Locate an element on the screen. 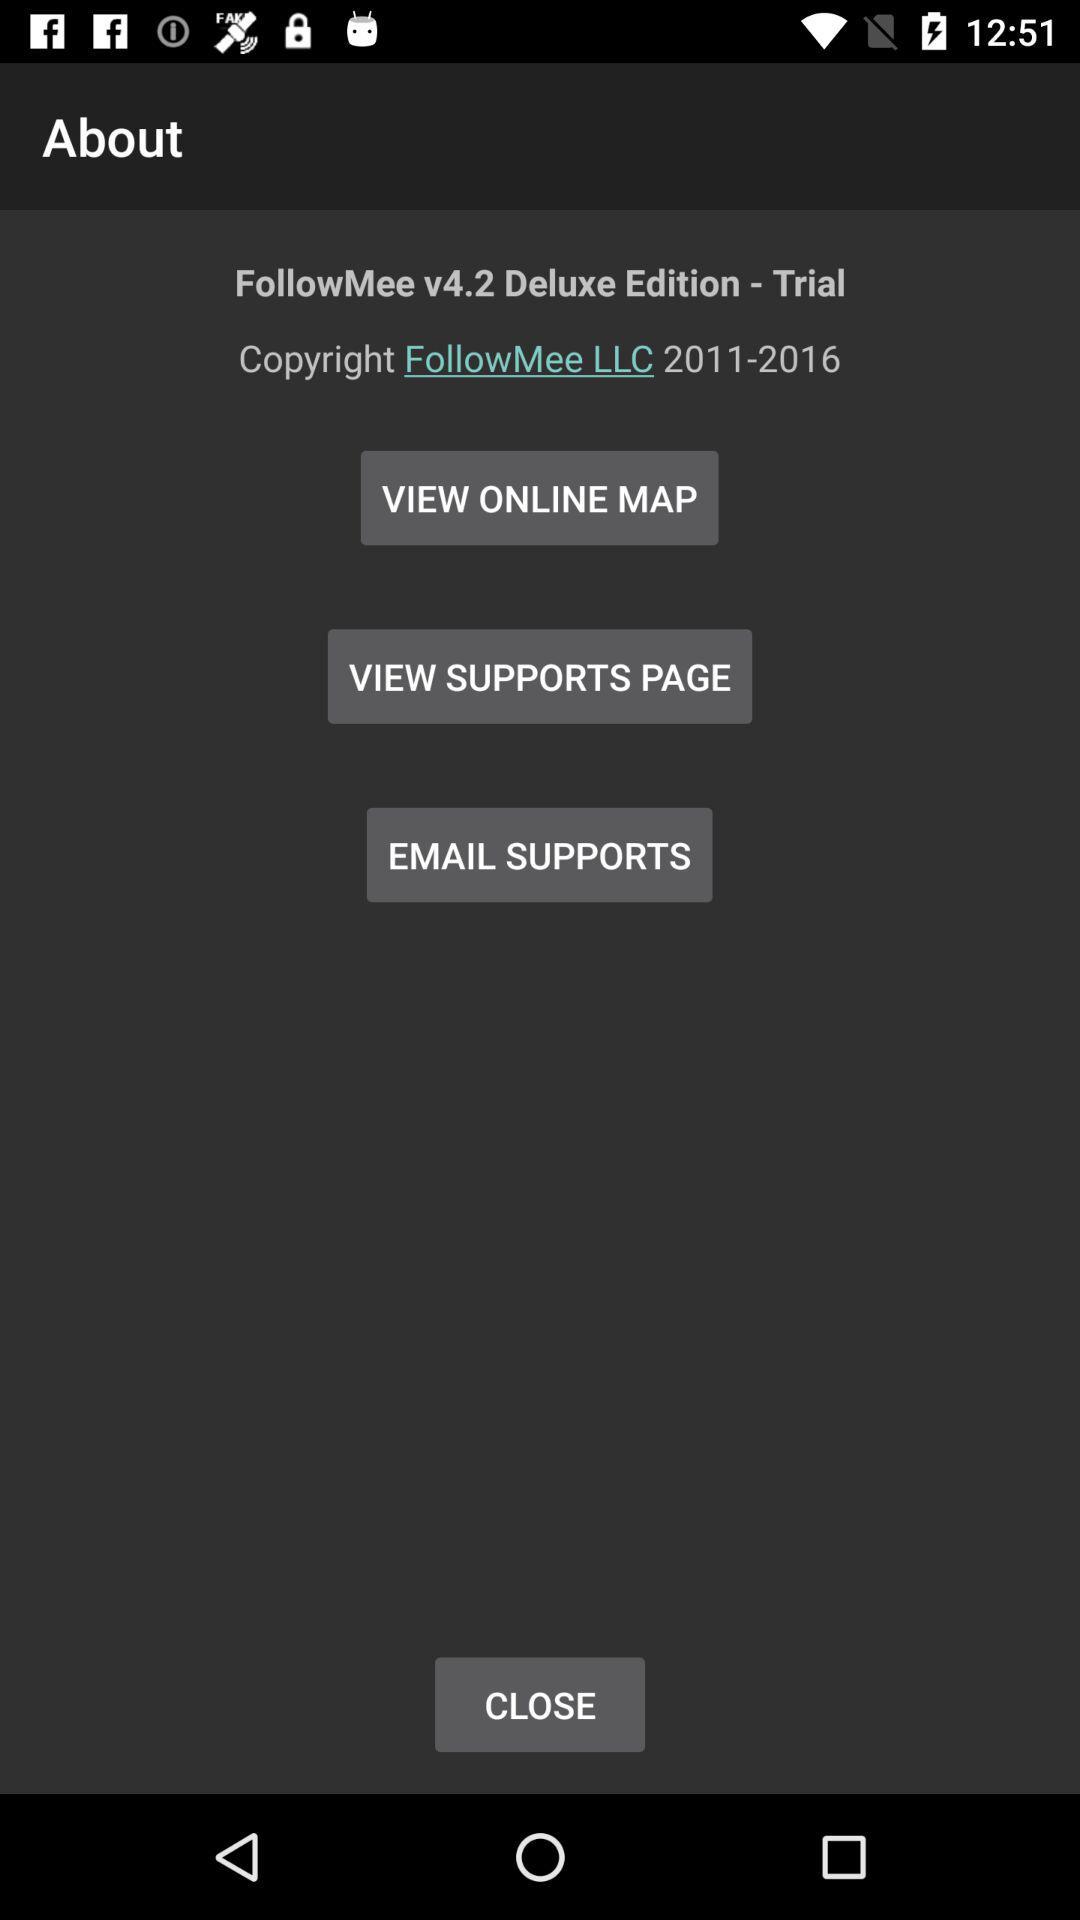  the icon above the view online map item is located at coordinates (540, 370).